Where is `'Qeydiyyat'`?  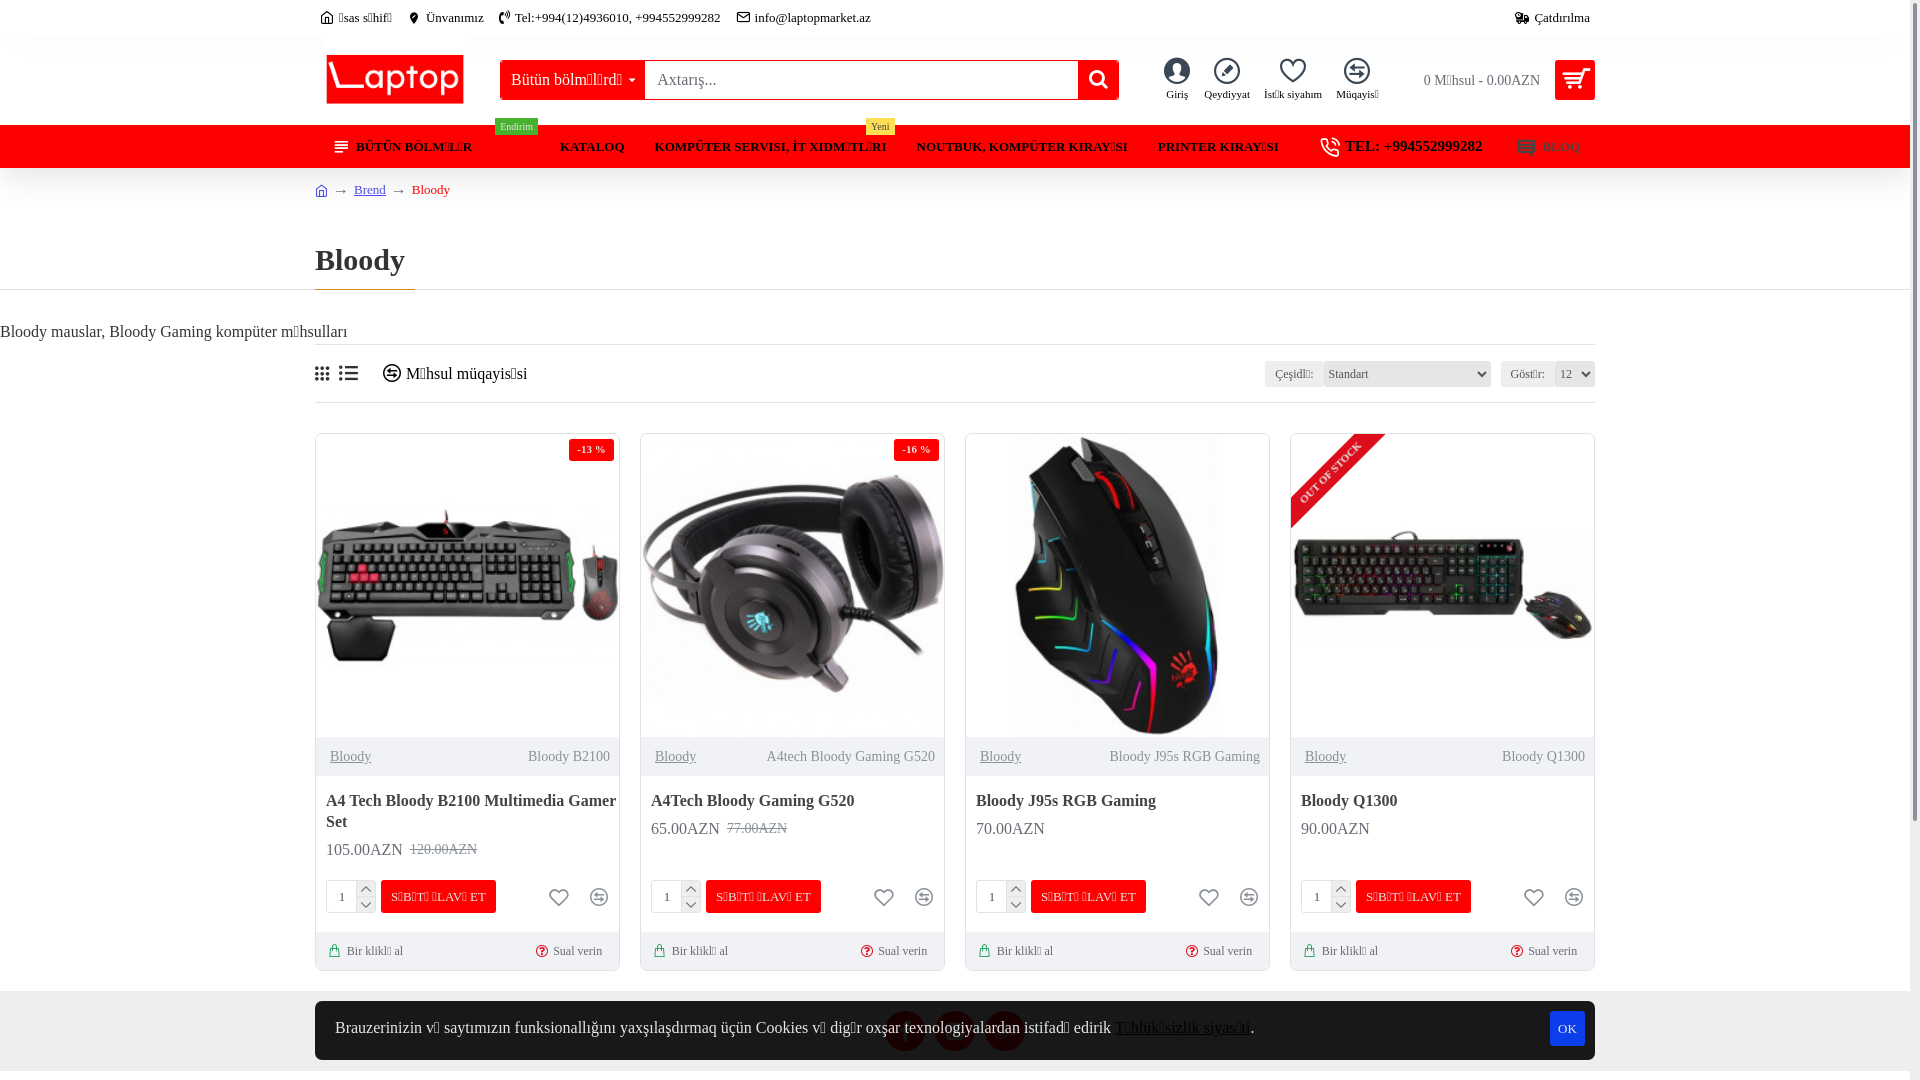
'Qeydiyyat' is located at coordinates (1226, 79).